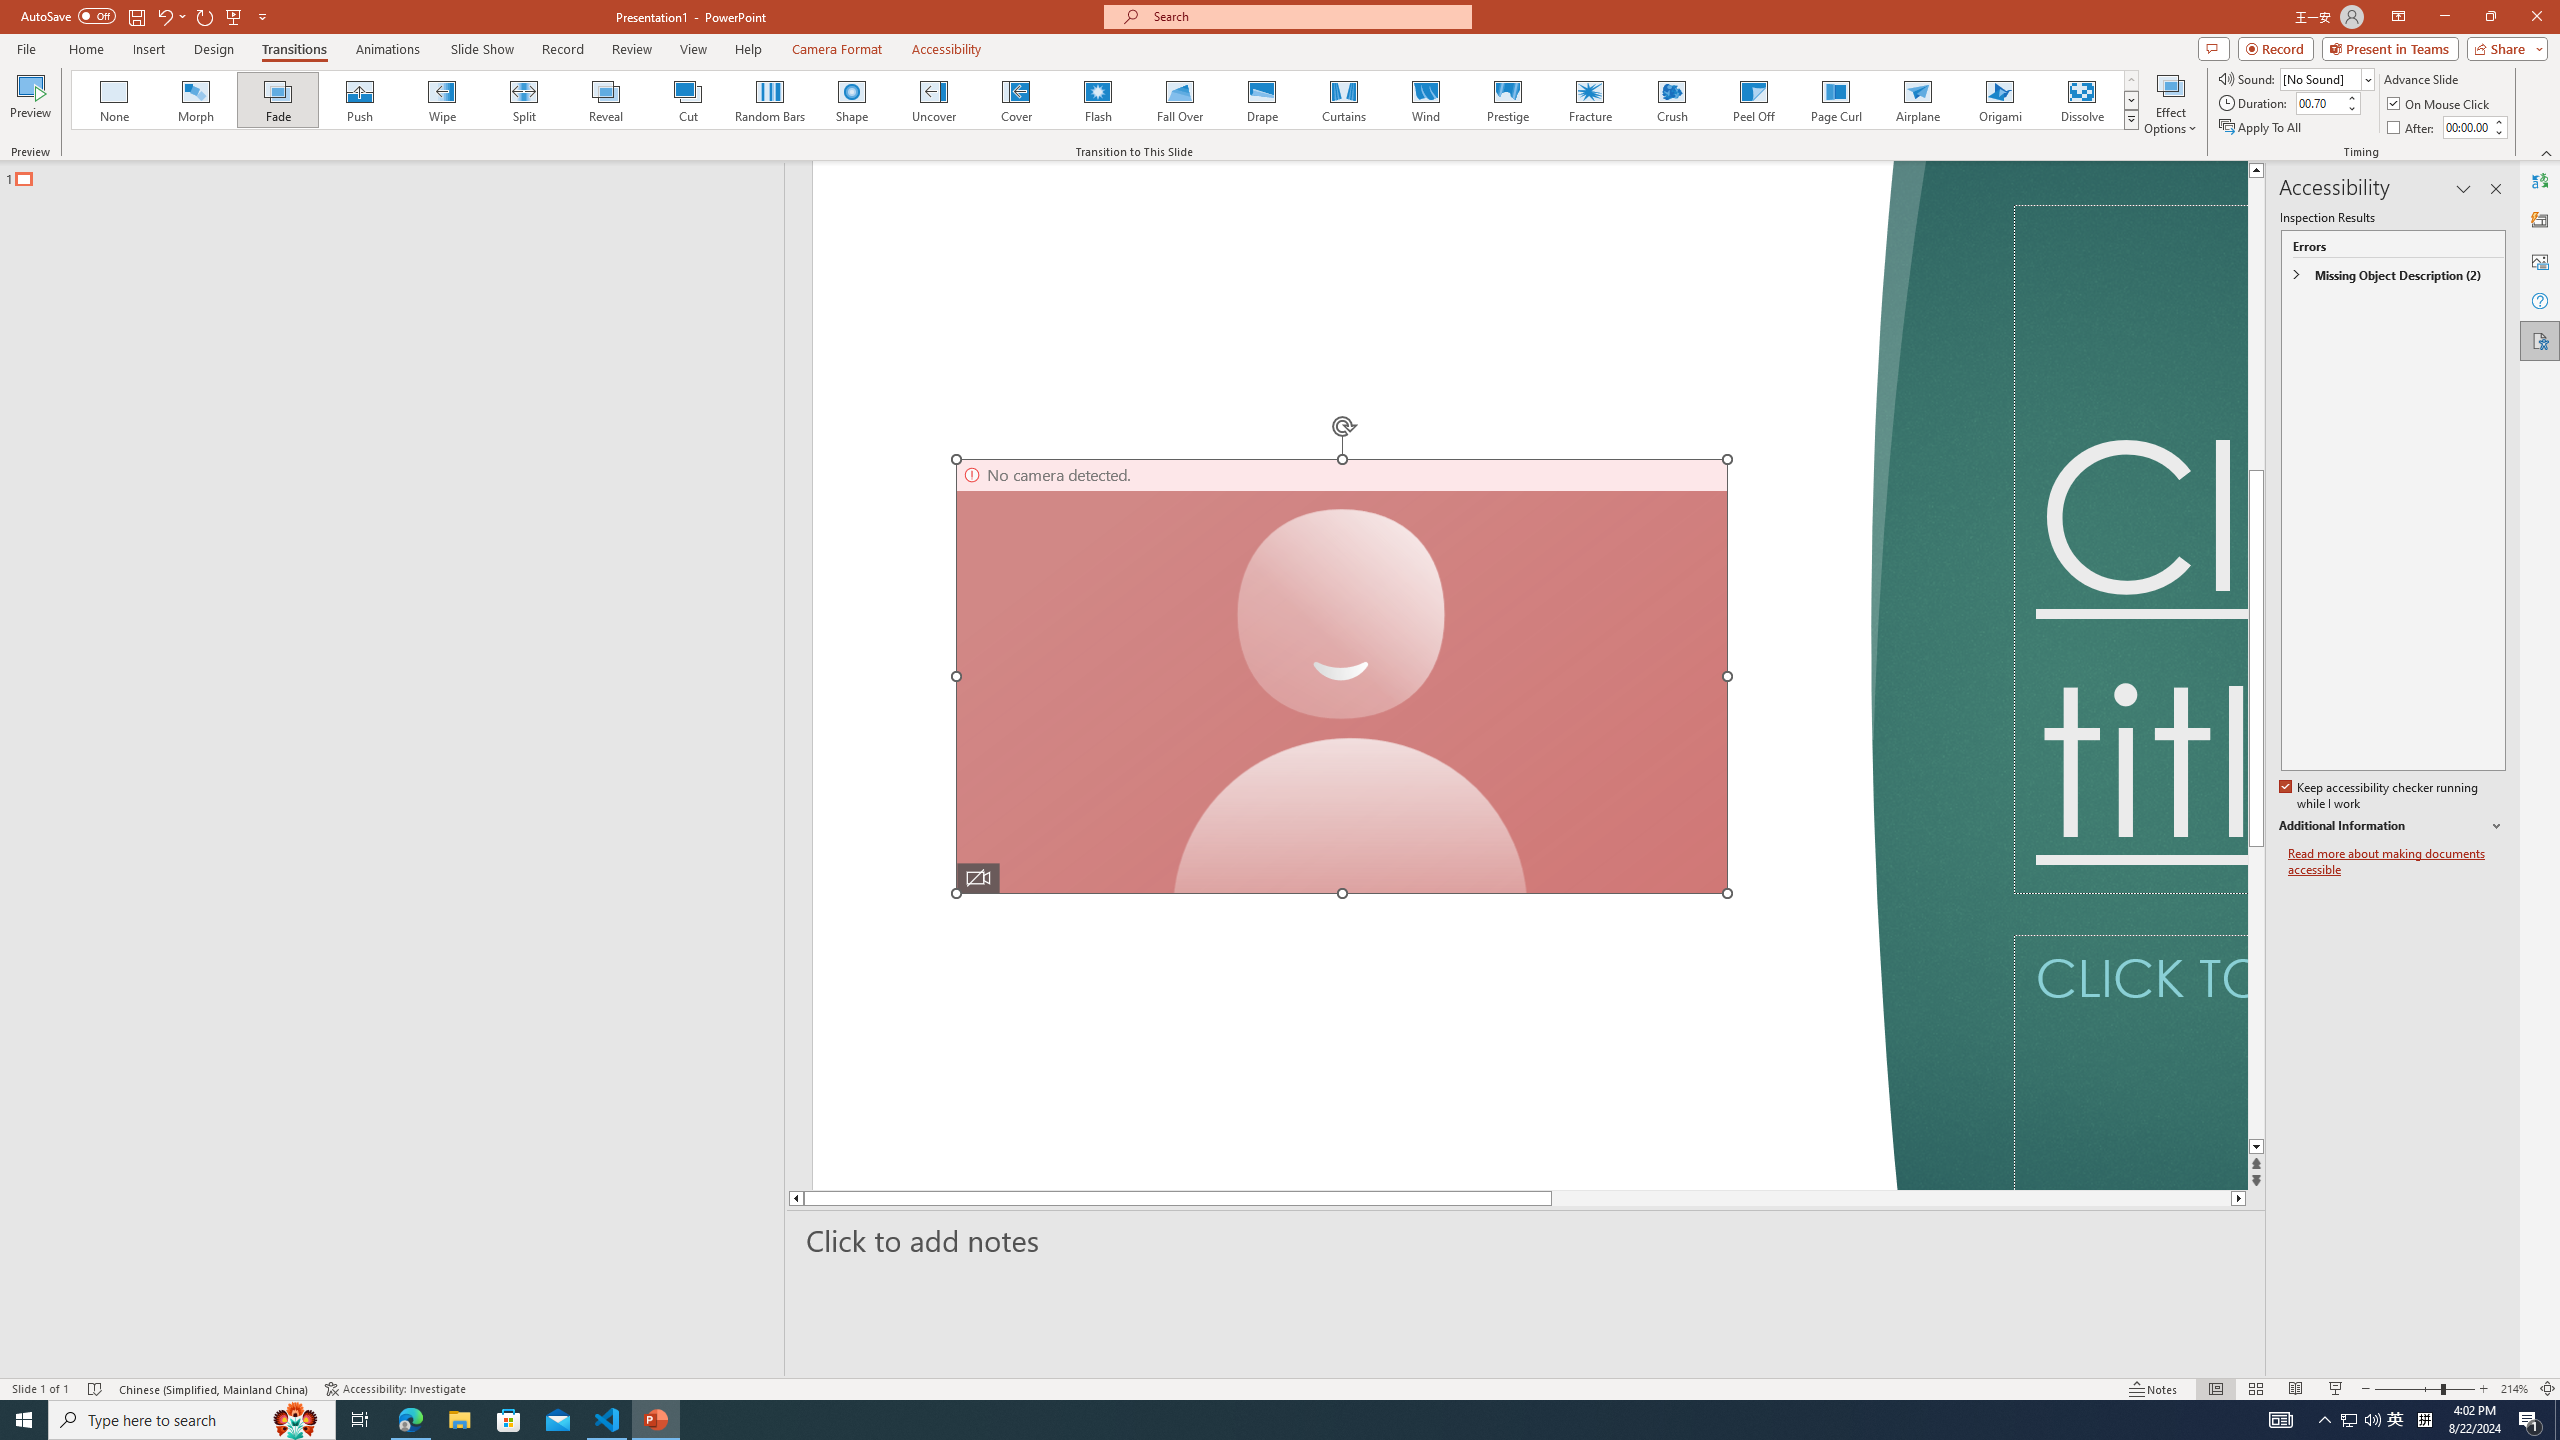 The height and width of the screenshot is (1440, 2560). Describe the element at coordinates (1341, 675) in the screenshot. I see `'Camera 7, No camera detected.'` at that location.